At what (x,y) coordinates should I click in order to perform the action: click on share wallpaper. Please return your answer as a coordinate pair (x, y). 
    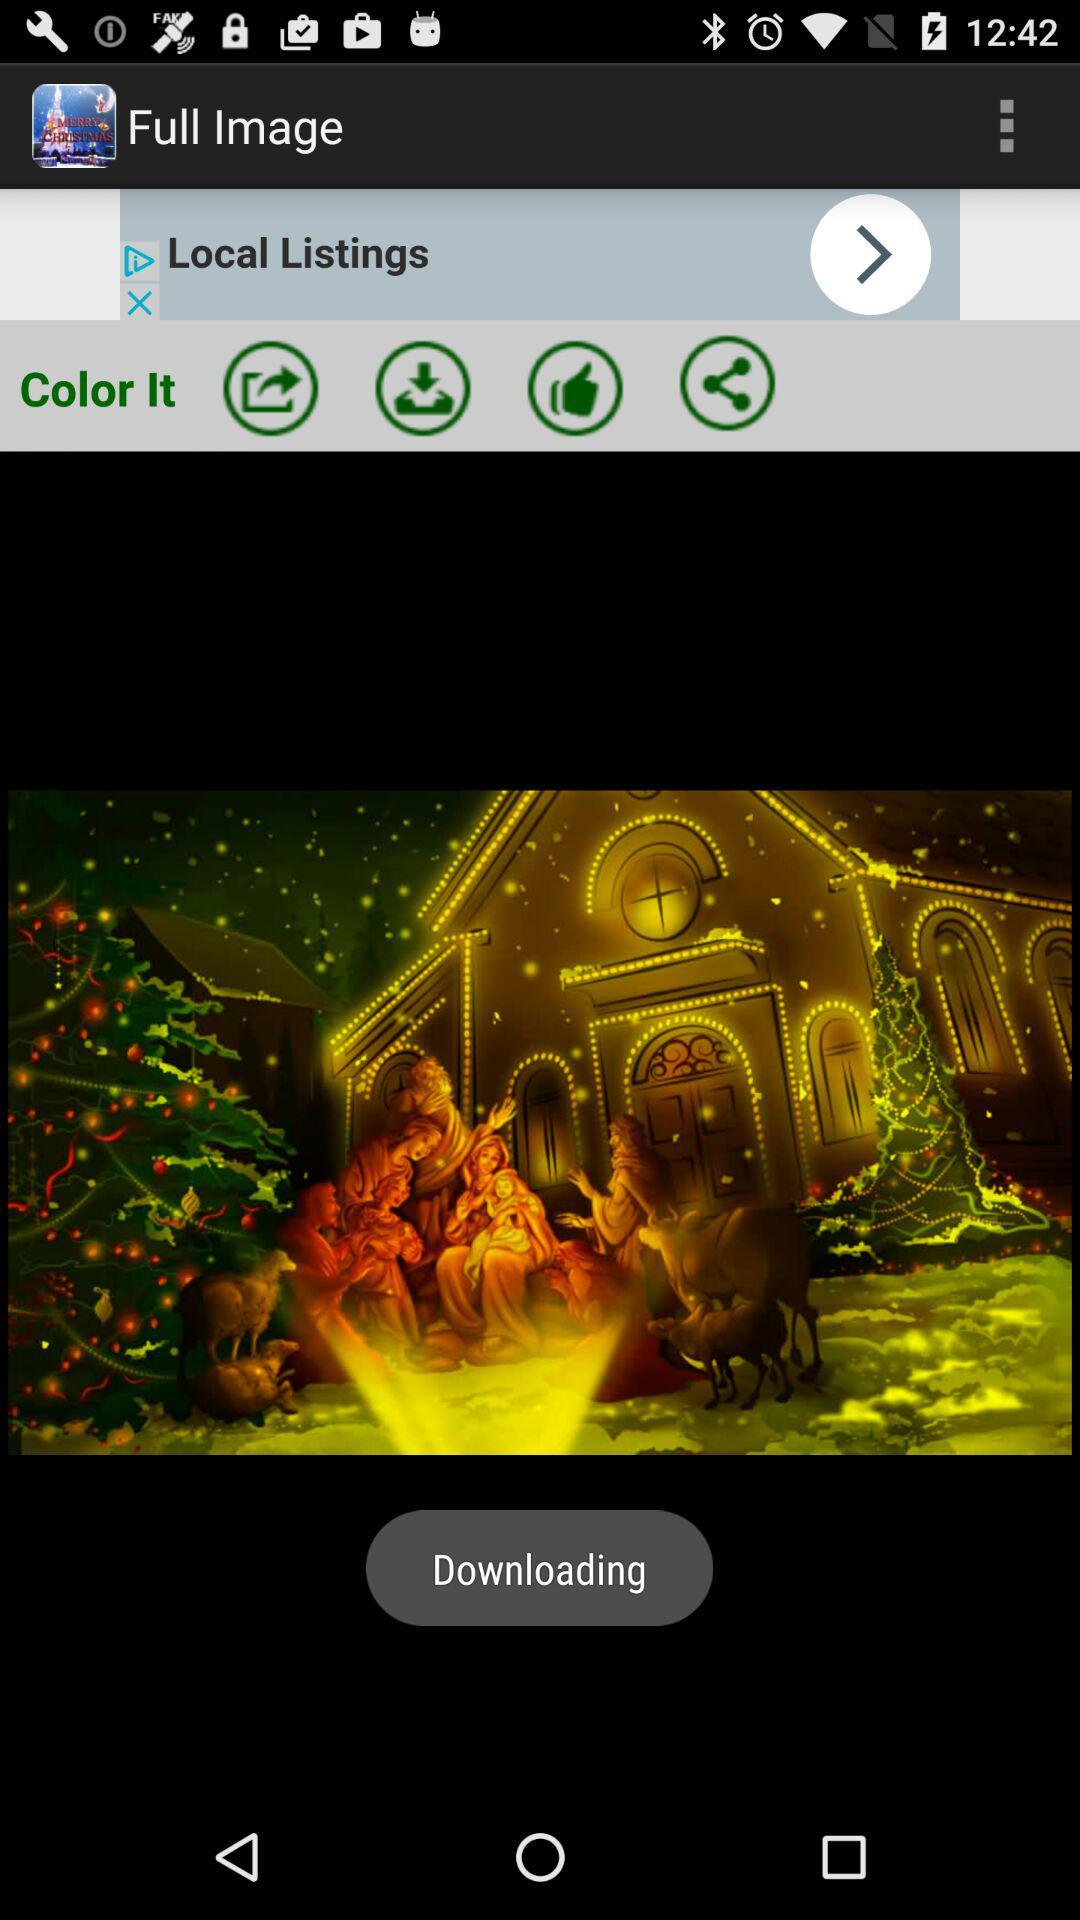
    Looking at the image, I should click on (270, 388).